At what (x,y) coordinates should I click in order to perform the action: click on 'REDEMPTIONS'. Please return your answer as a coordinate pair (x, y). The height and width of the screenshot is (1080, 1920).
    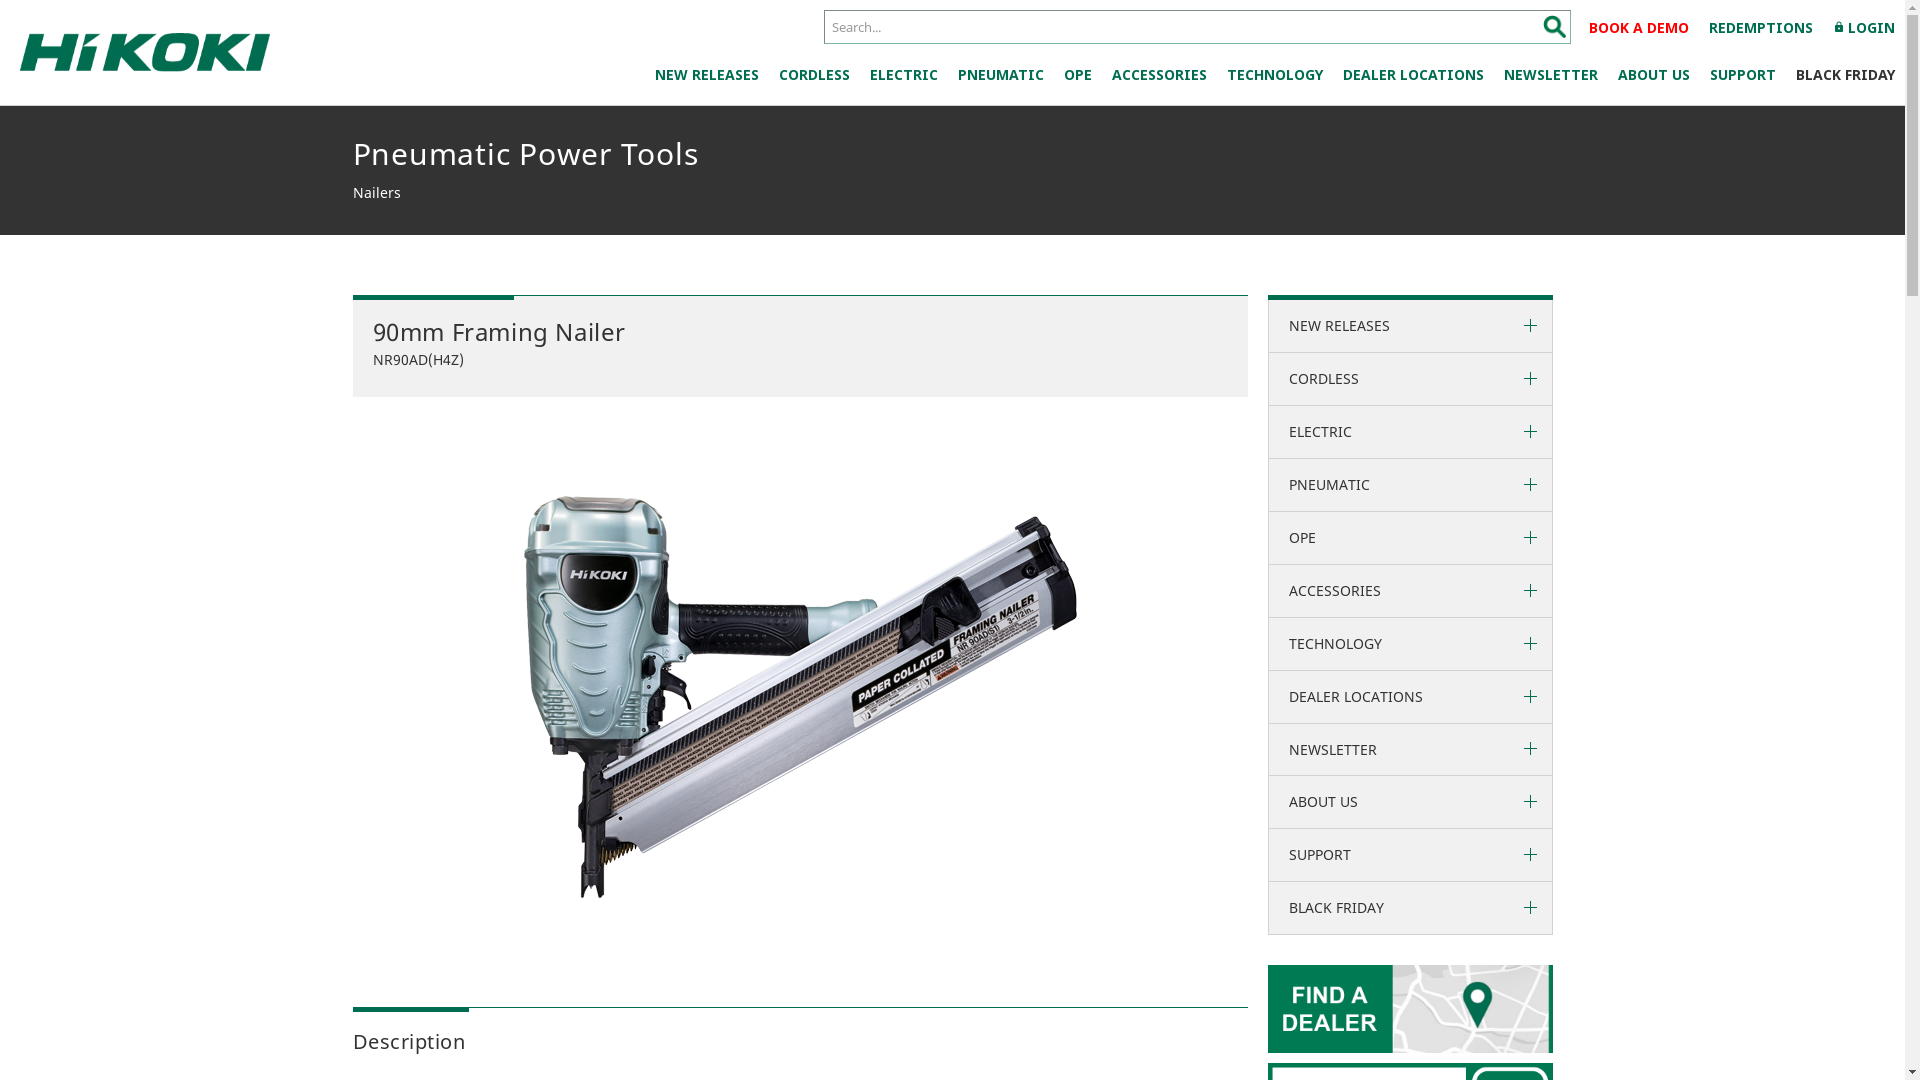
    Looking at the image, I should click on (1698, 27).